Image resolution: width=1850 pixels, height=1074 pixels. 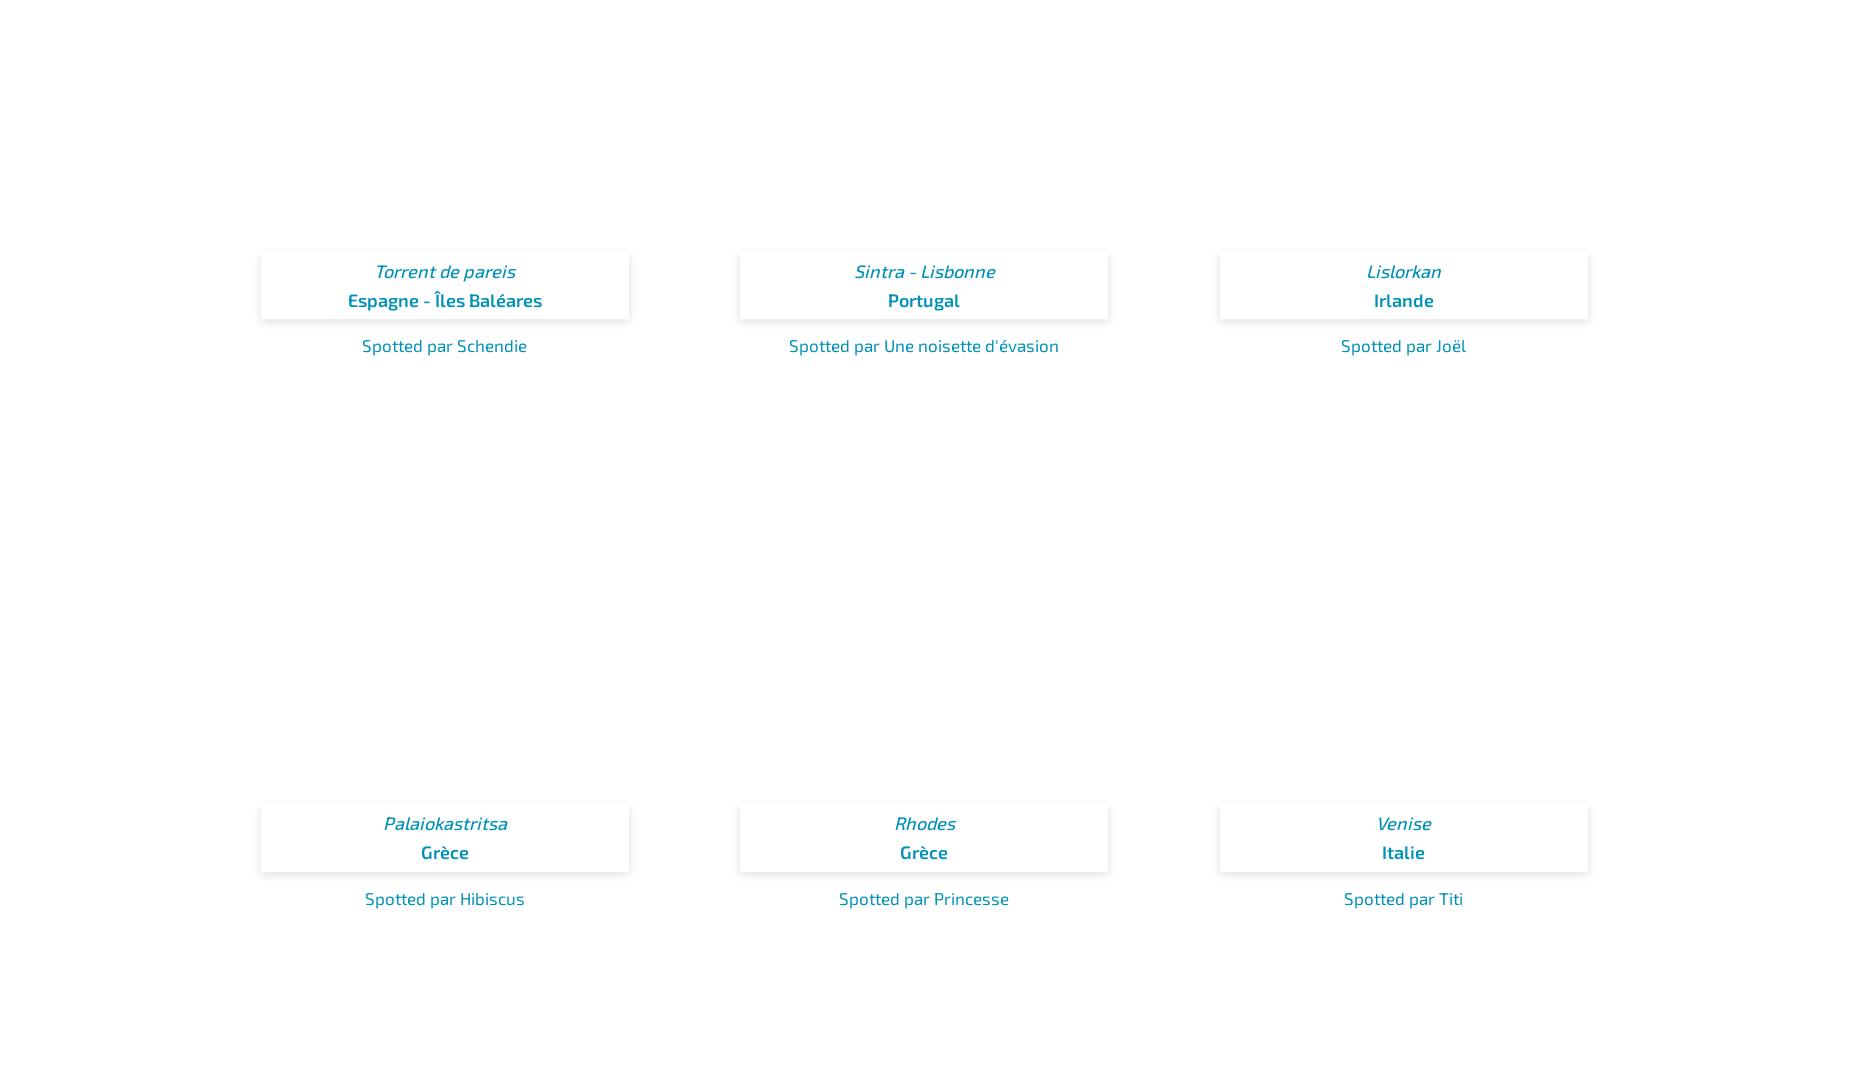 What do you see at coordinates (924, 299) in the screenshot?
I see `'Portugal'` at bounding box center [924, 299].